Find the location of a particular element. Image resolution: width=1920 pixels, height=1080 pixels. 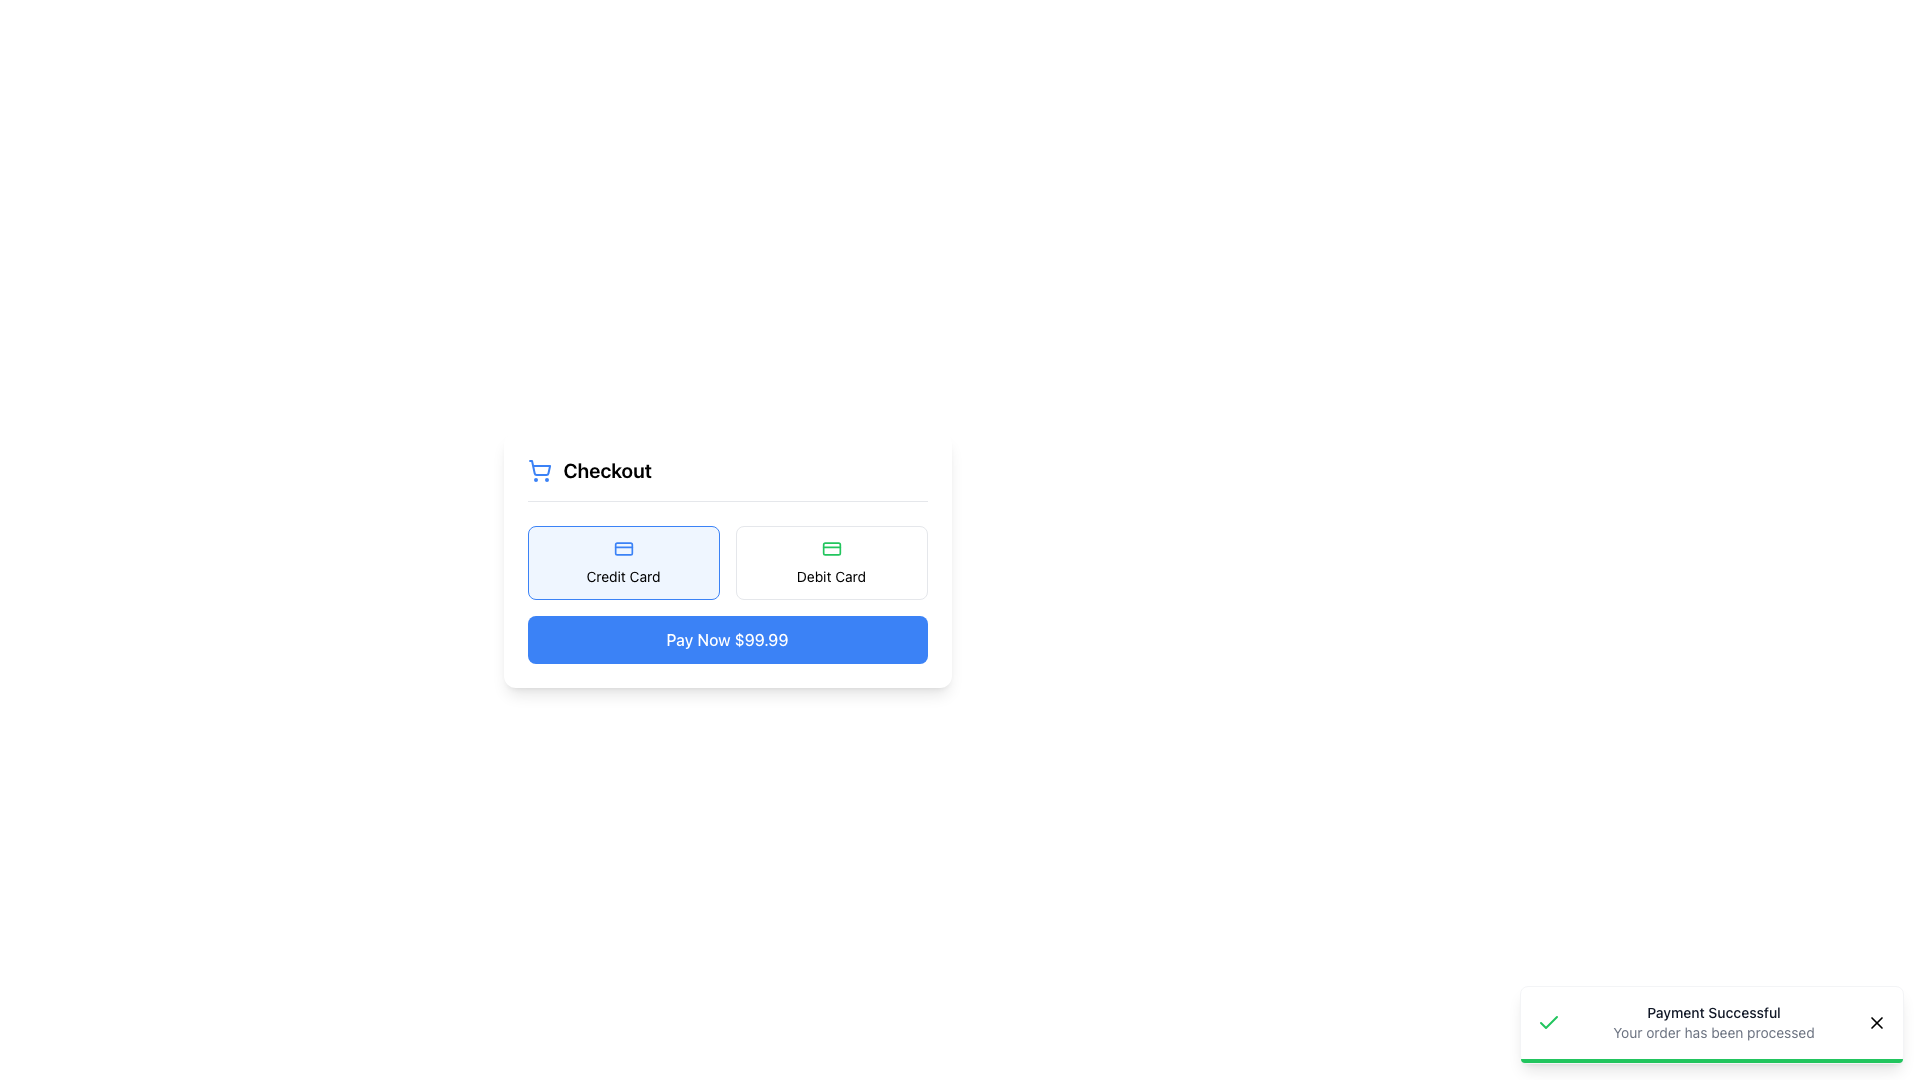

decorative SVG element located at the center-left of the card UI by clicking on it is located at coordinates (831, 548).